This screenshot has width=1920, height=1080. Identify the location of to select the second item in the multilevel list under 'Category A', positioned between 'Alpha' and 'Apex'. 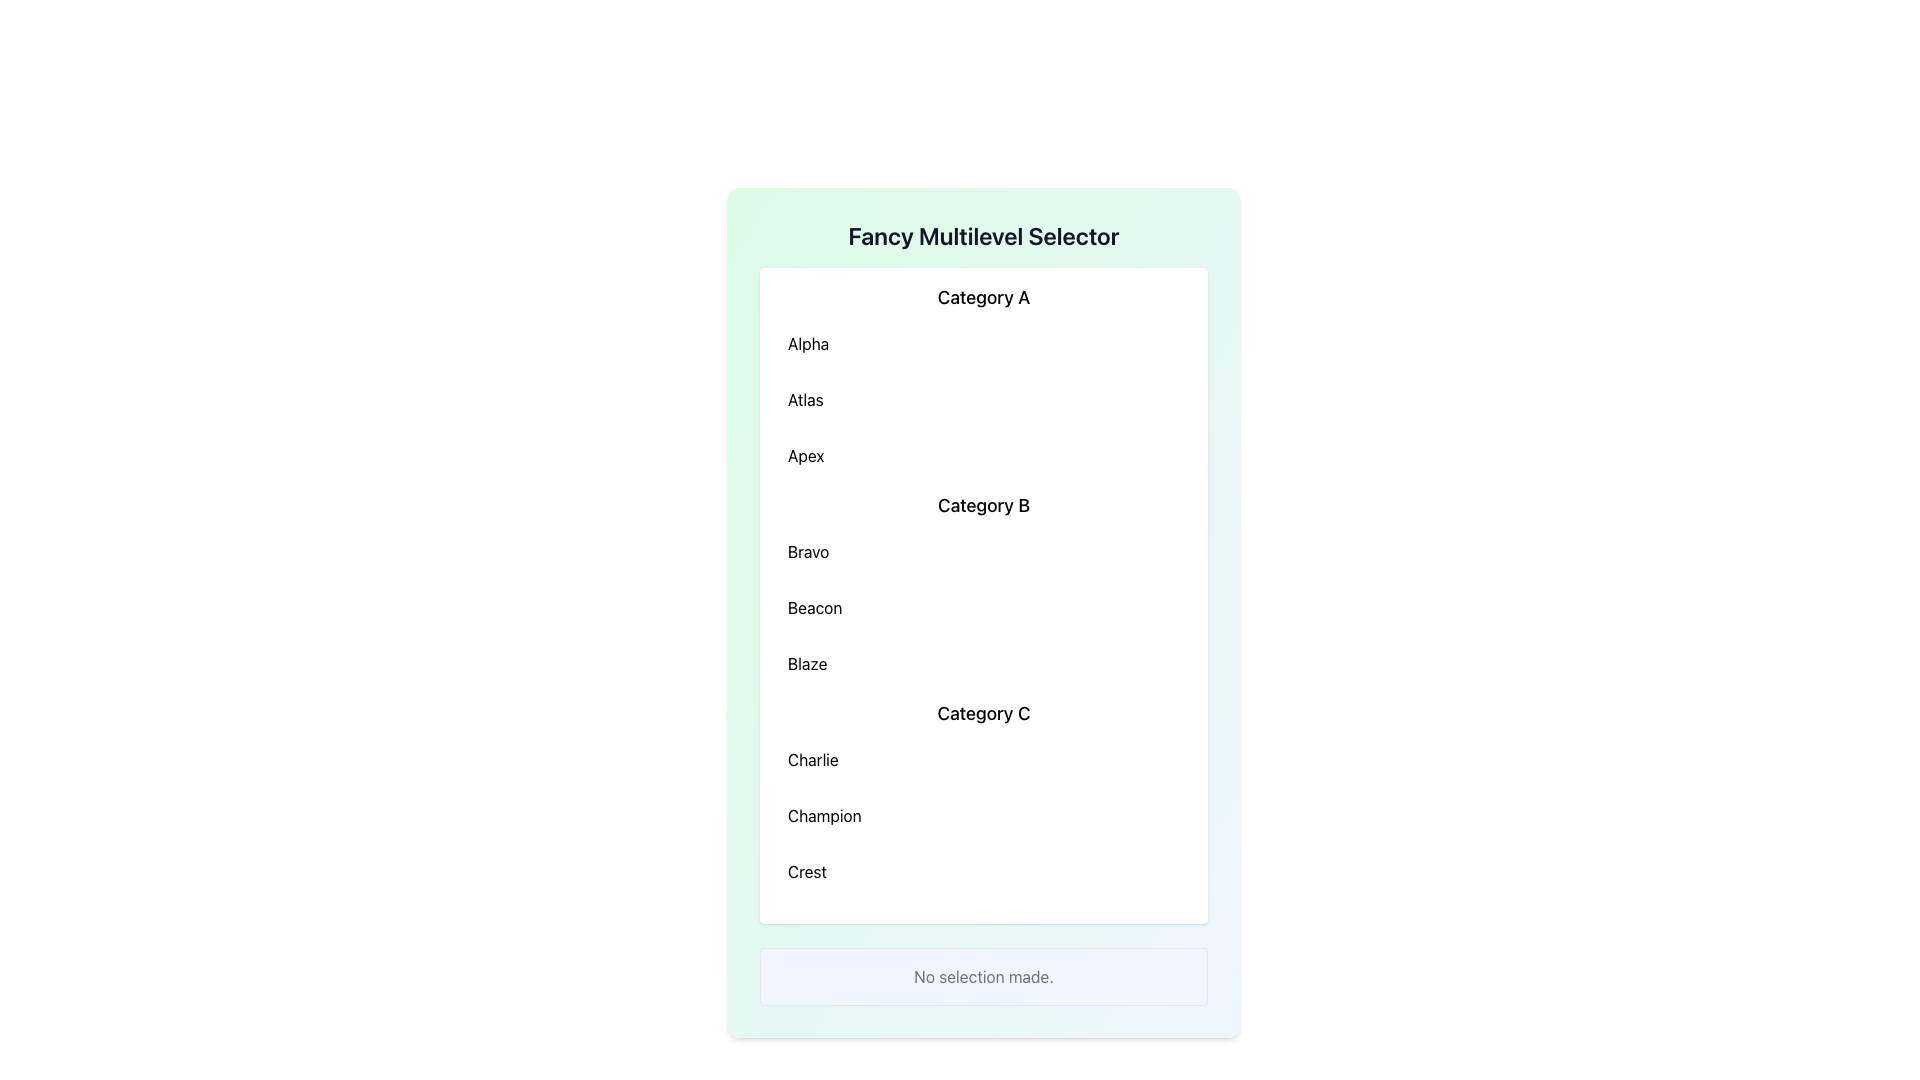
(805, 400).